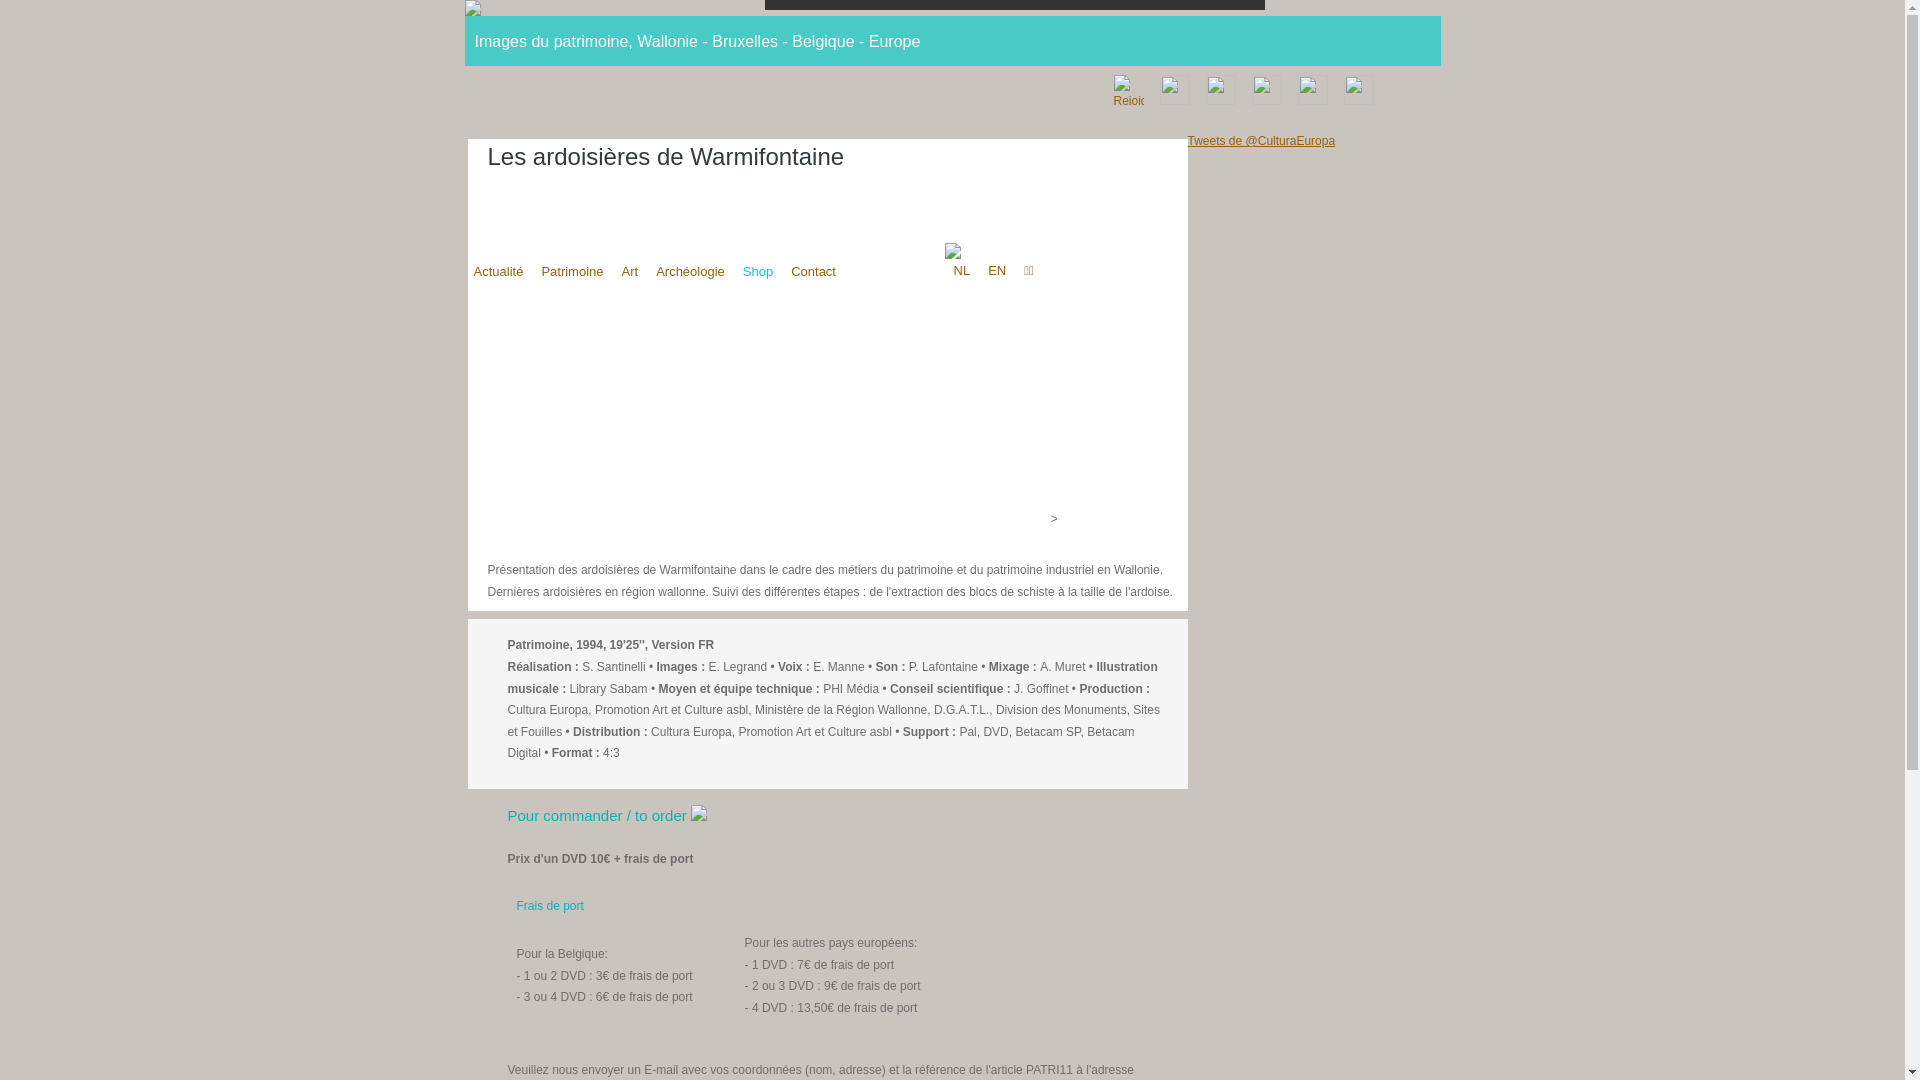 Image resolution: width=1920 pixels, height=1080 pixels. What do you see at coordinates (757, 271) in the screenshot?
I see `'Shop'` at bounding box center [757, 271].